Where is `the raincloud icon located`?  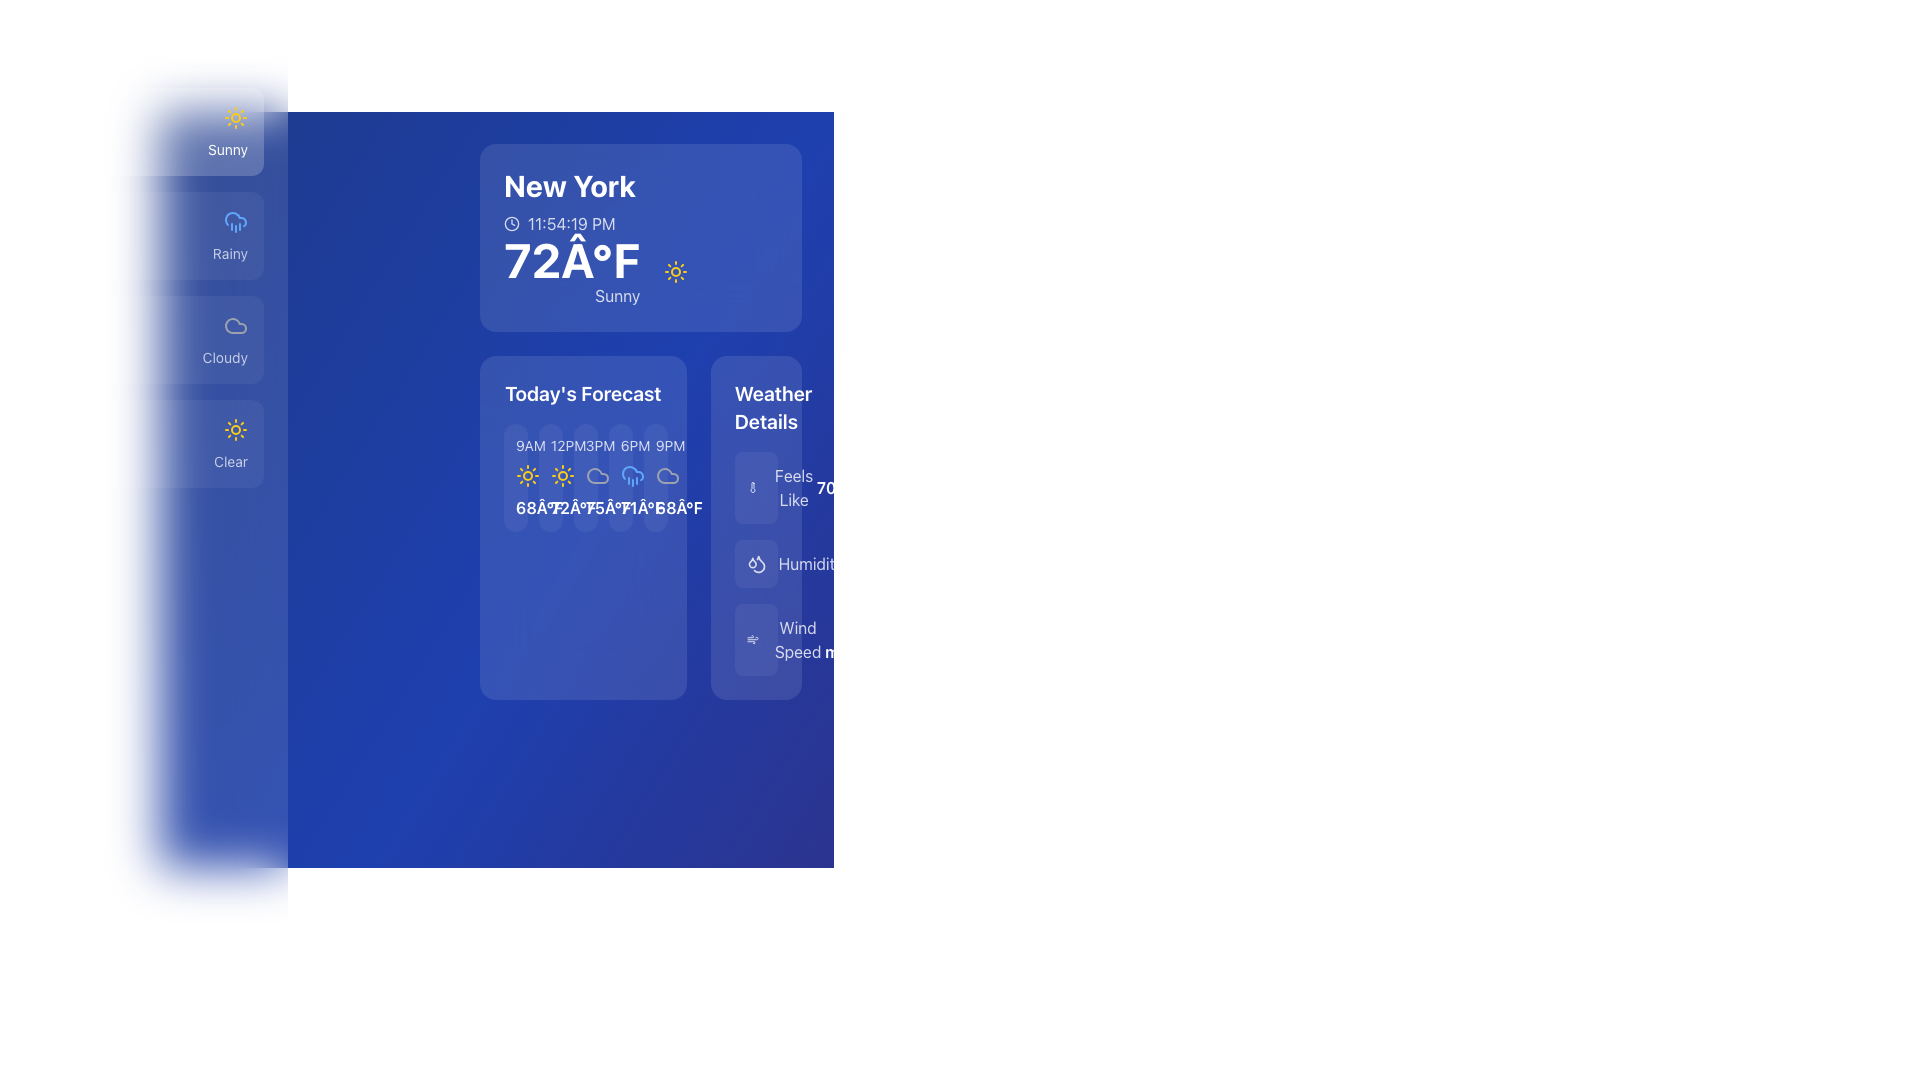 the raincloud icon located is located at coordinates (235, 222).